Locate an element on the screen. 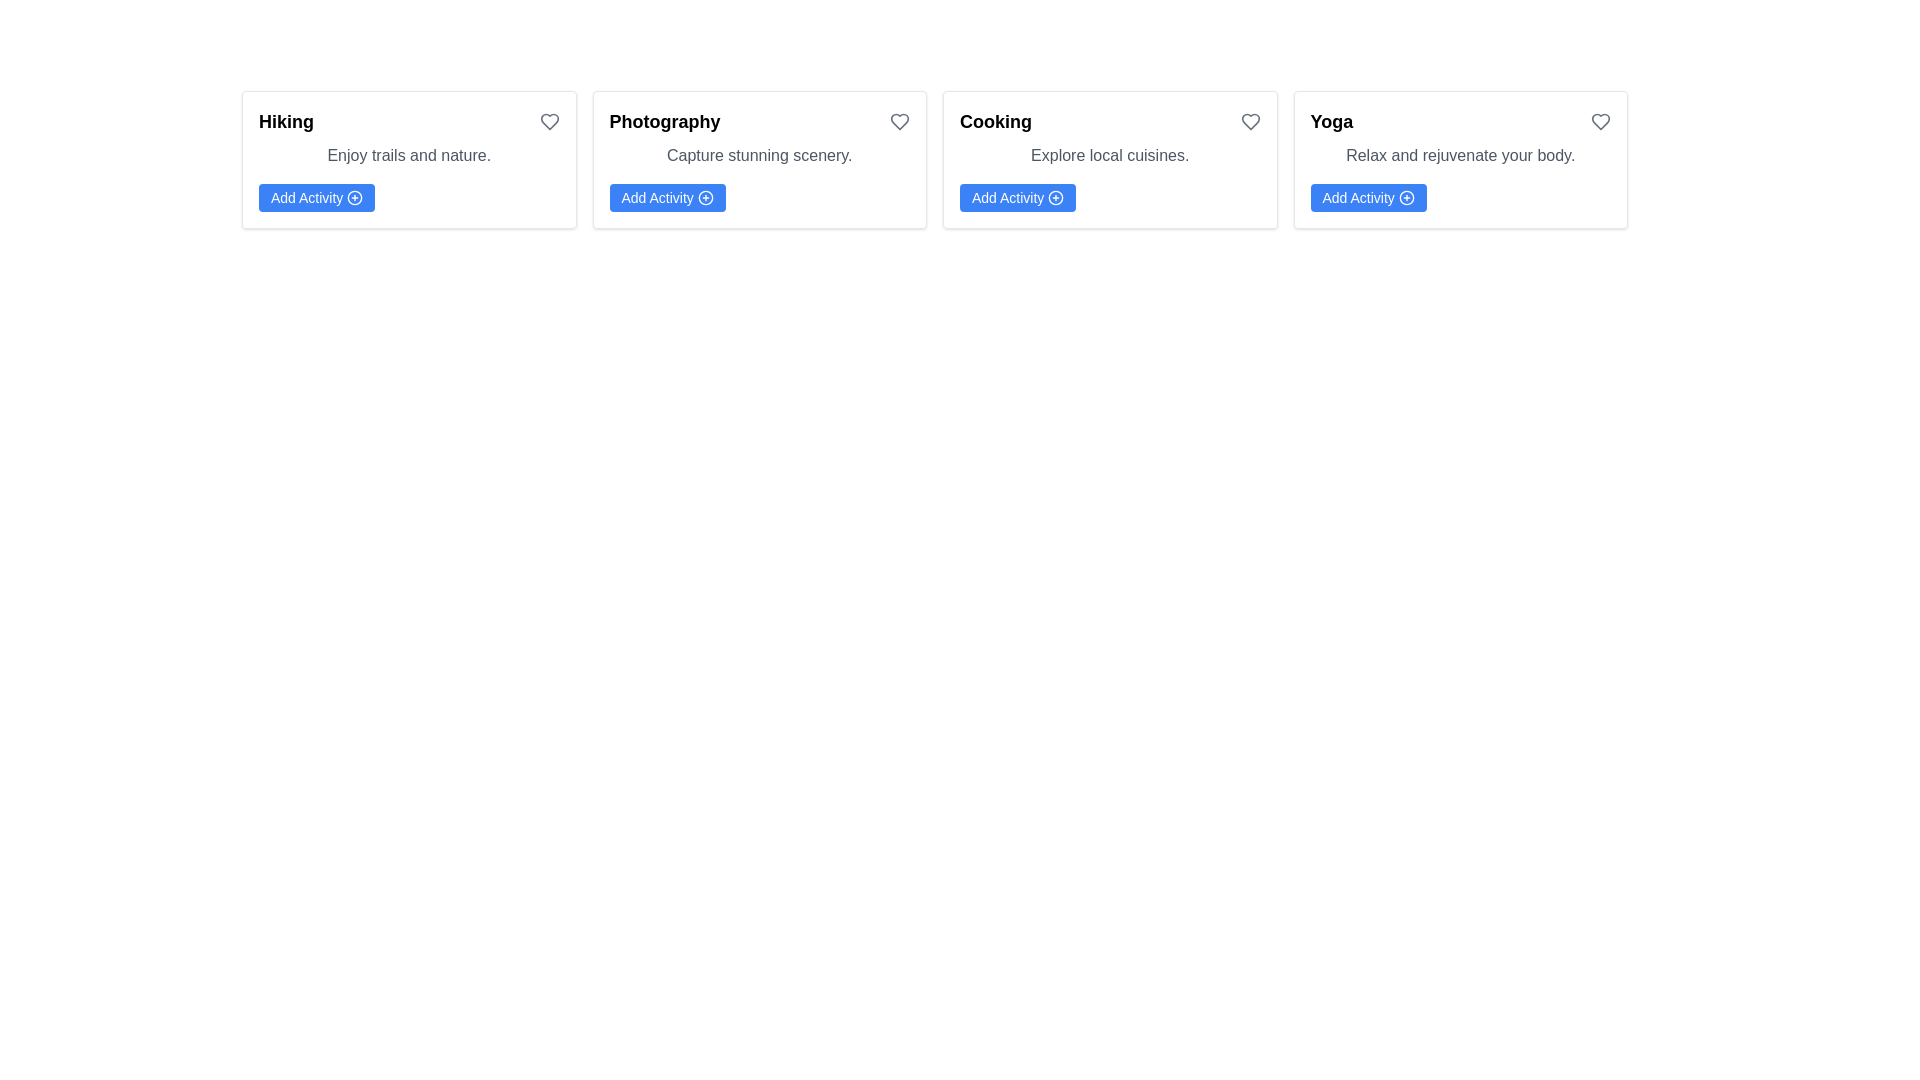 The height and width of the screenshot is (1080, 1920). the heart-shaped button with a hollow outline, styled in gray, located in the top-right corner of the 'Cooking' card for keyboard interaction is located at coordinates (1249, 122).